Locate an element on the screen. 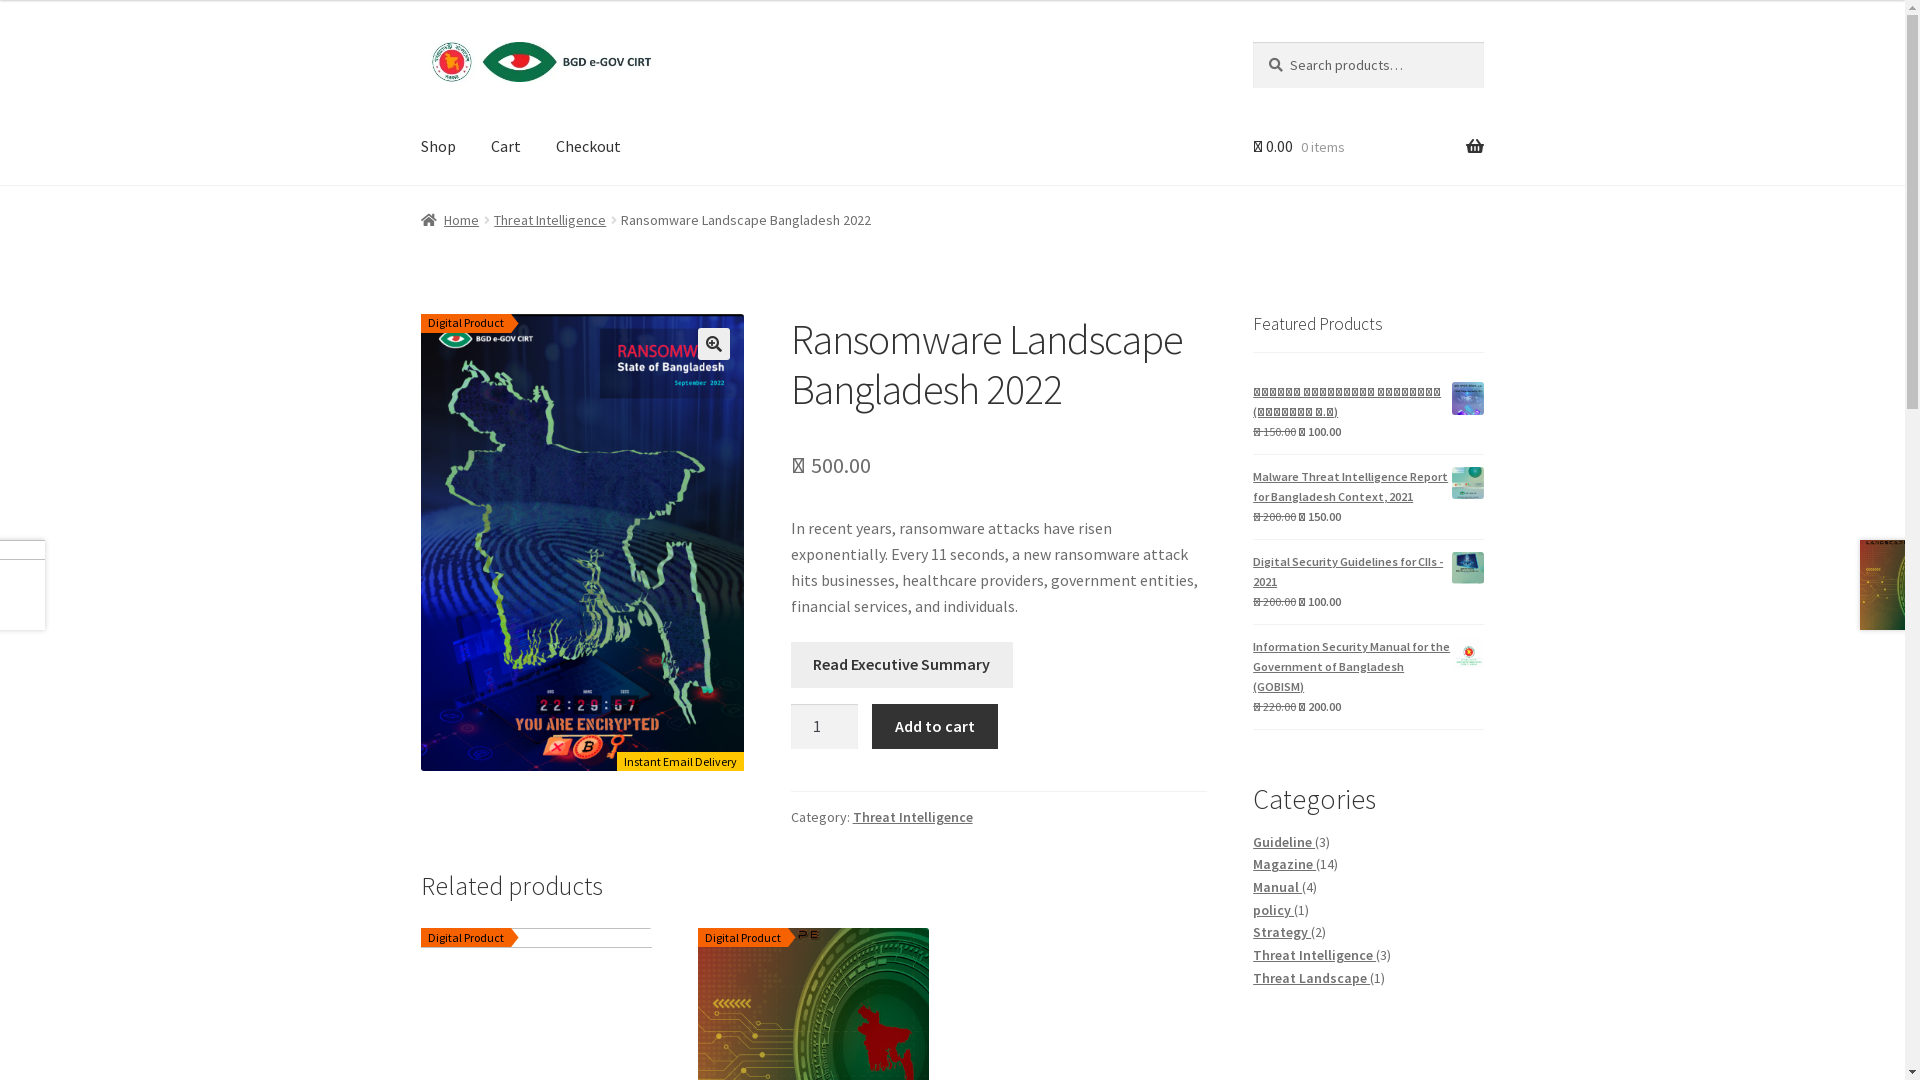  'Magazine' is located at coordinates (1284, 863).